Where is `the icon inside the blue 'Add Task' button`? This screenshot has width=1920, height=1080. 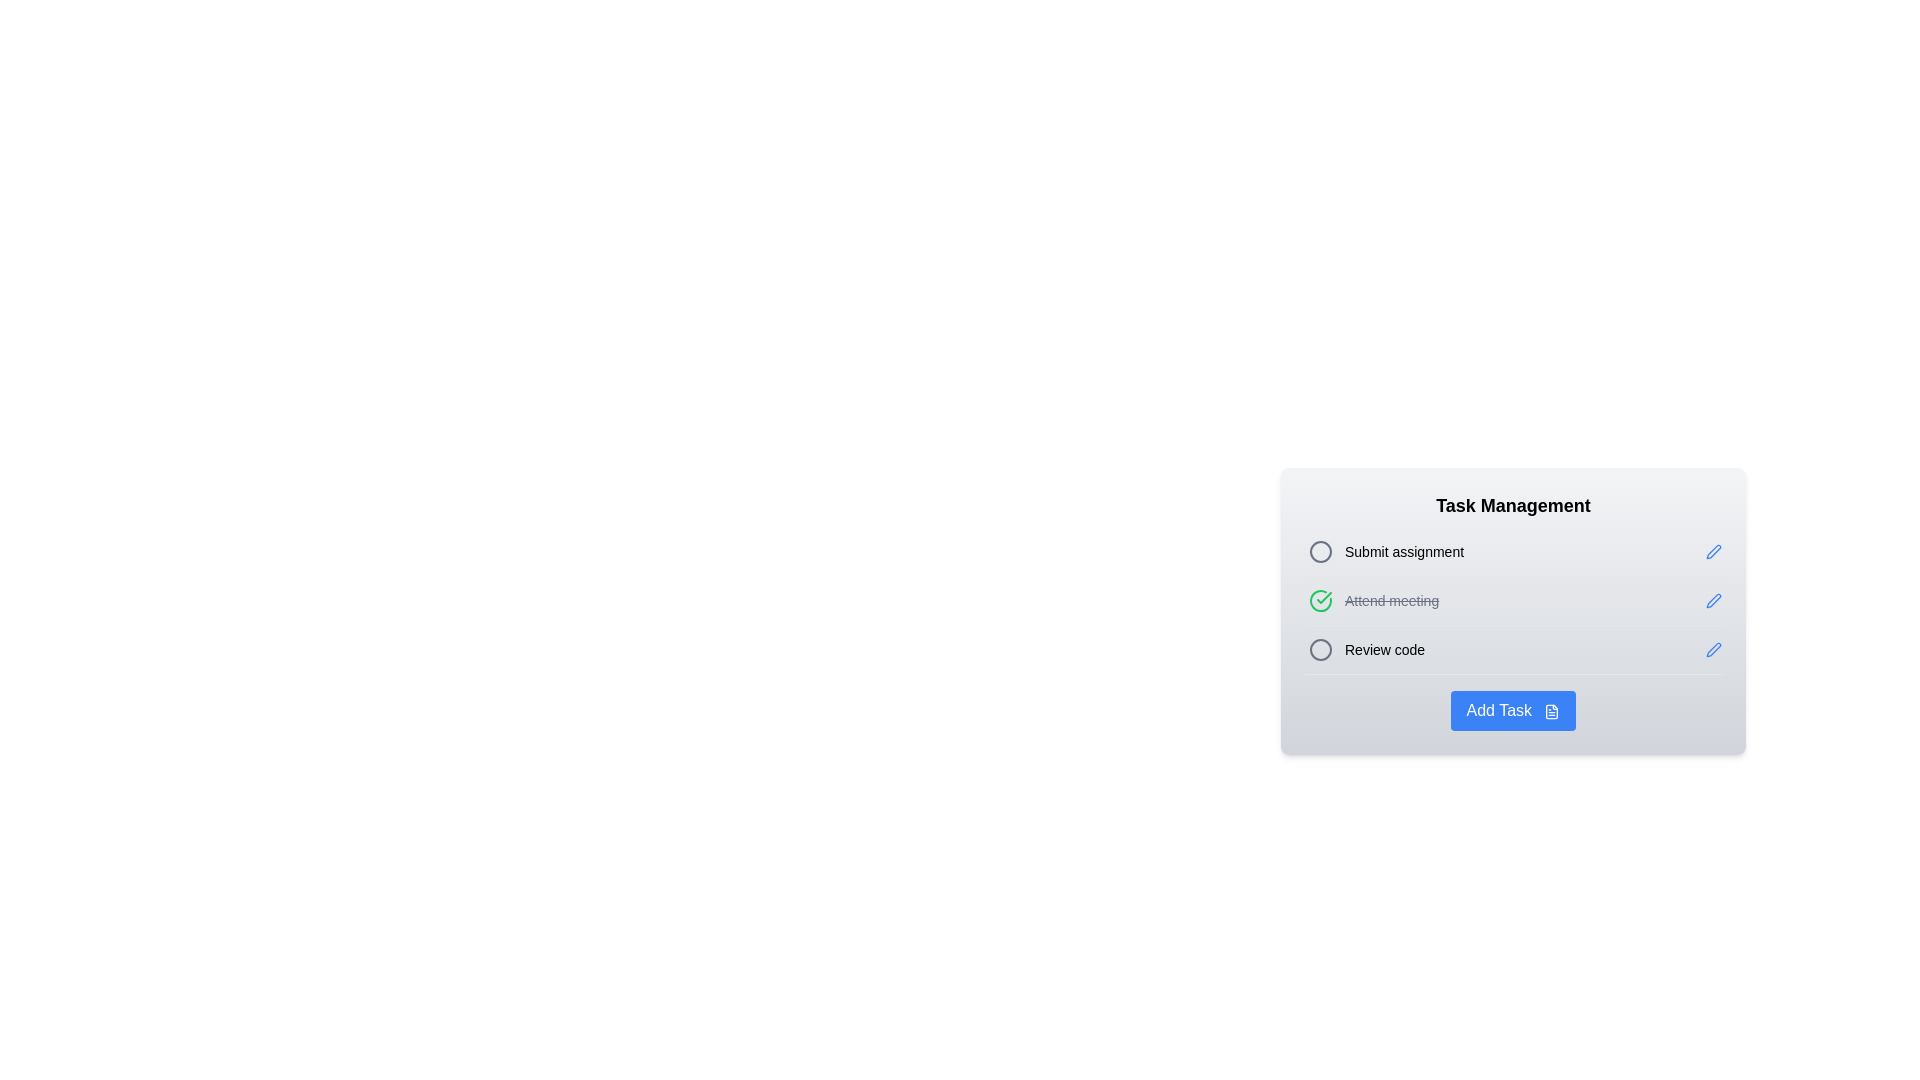
the icon inside the blue 'Add Task' button is located at coordinates (1551, 710).